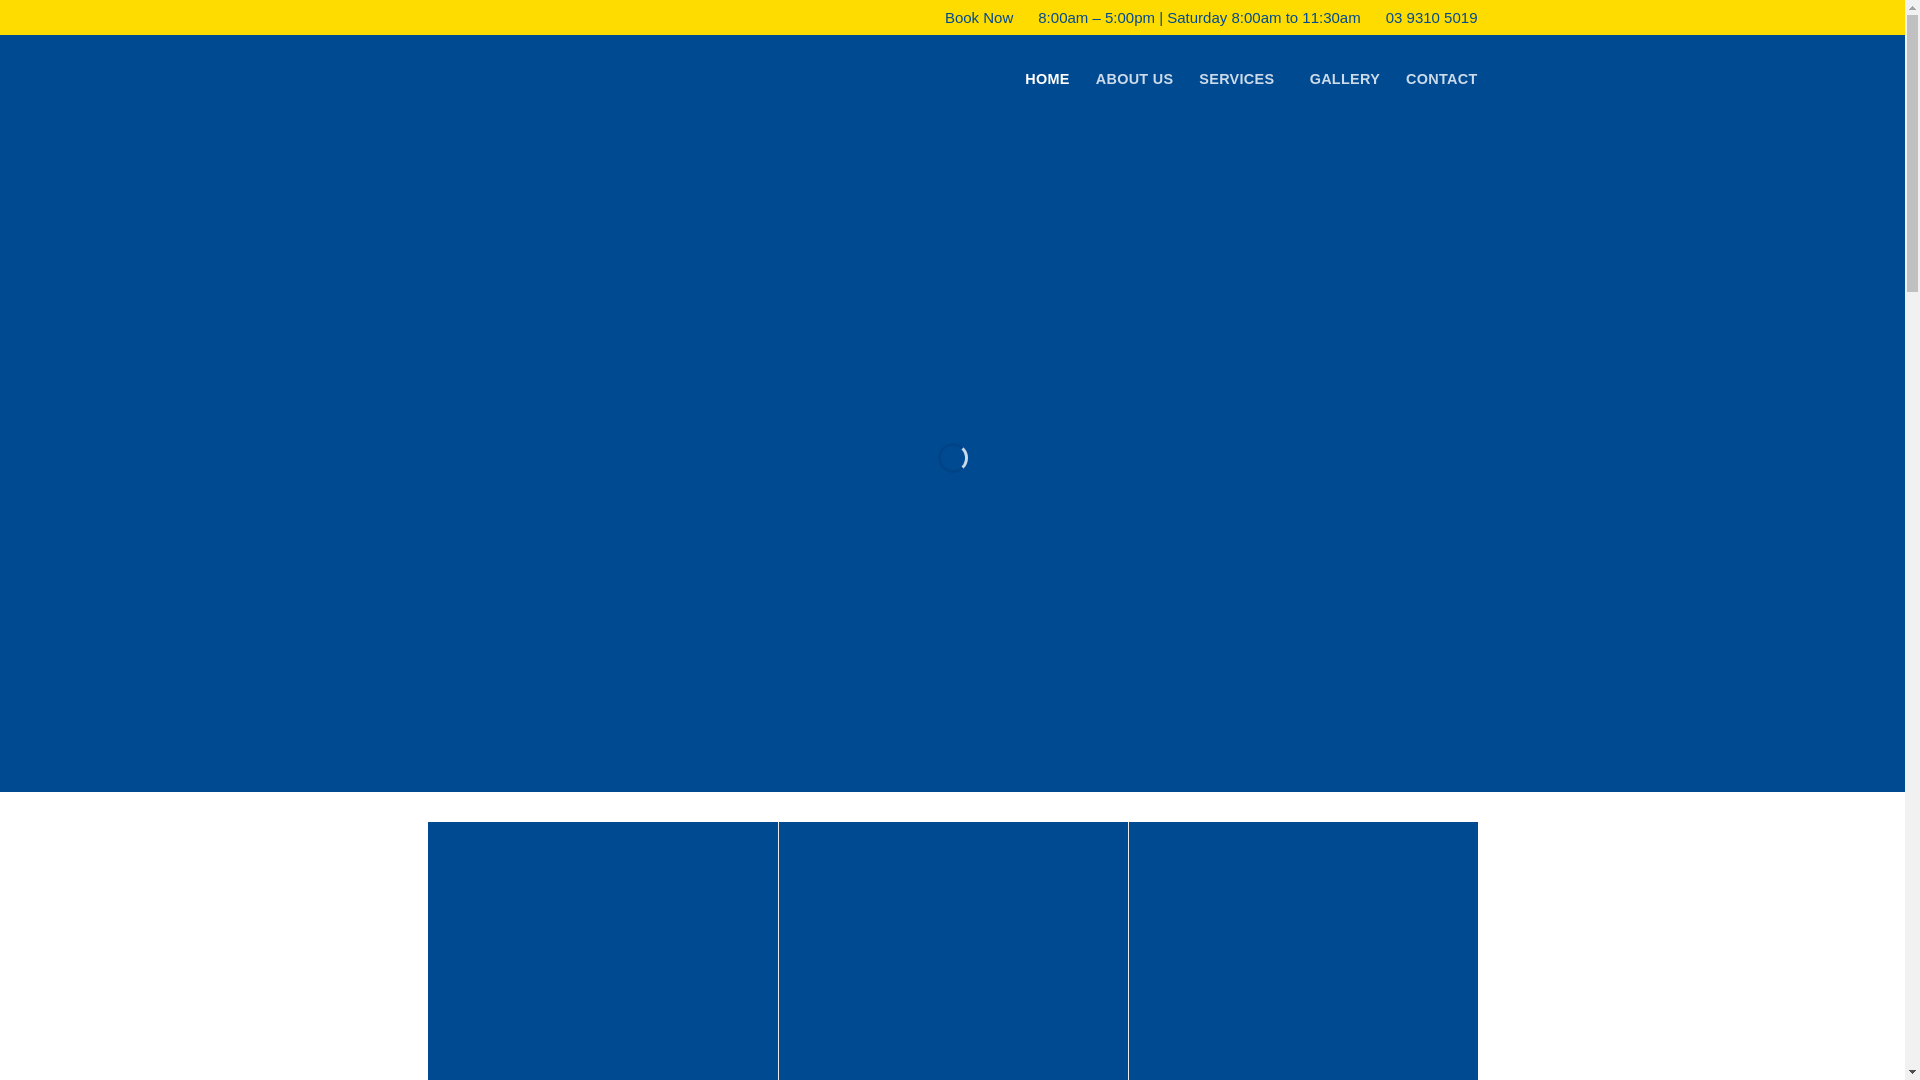 The height and width of the screenshot is (1080, 1920). What do you see at coordinates (1045, 78) in the screenshot?
I see `'HOME'` at bounding box center [1045, 78].